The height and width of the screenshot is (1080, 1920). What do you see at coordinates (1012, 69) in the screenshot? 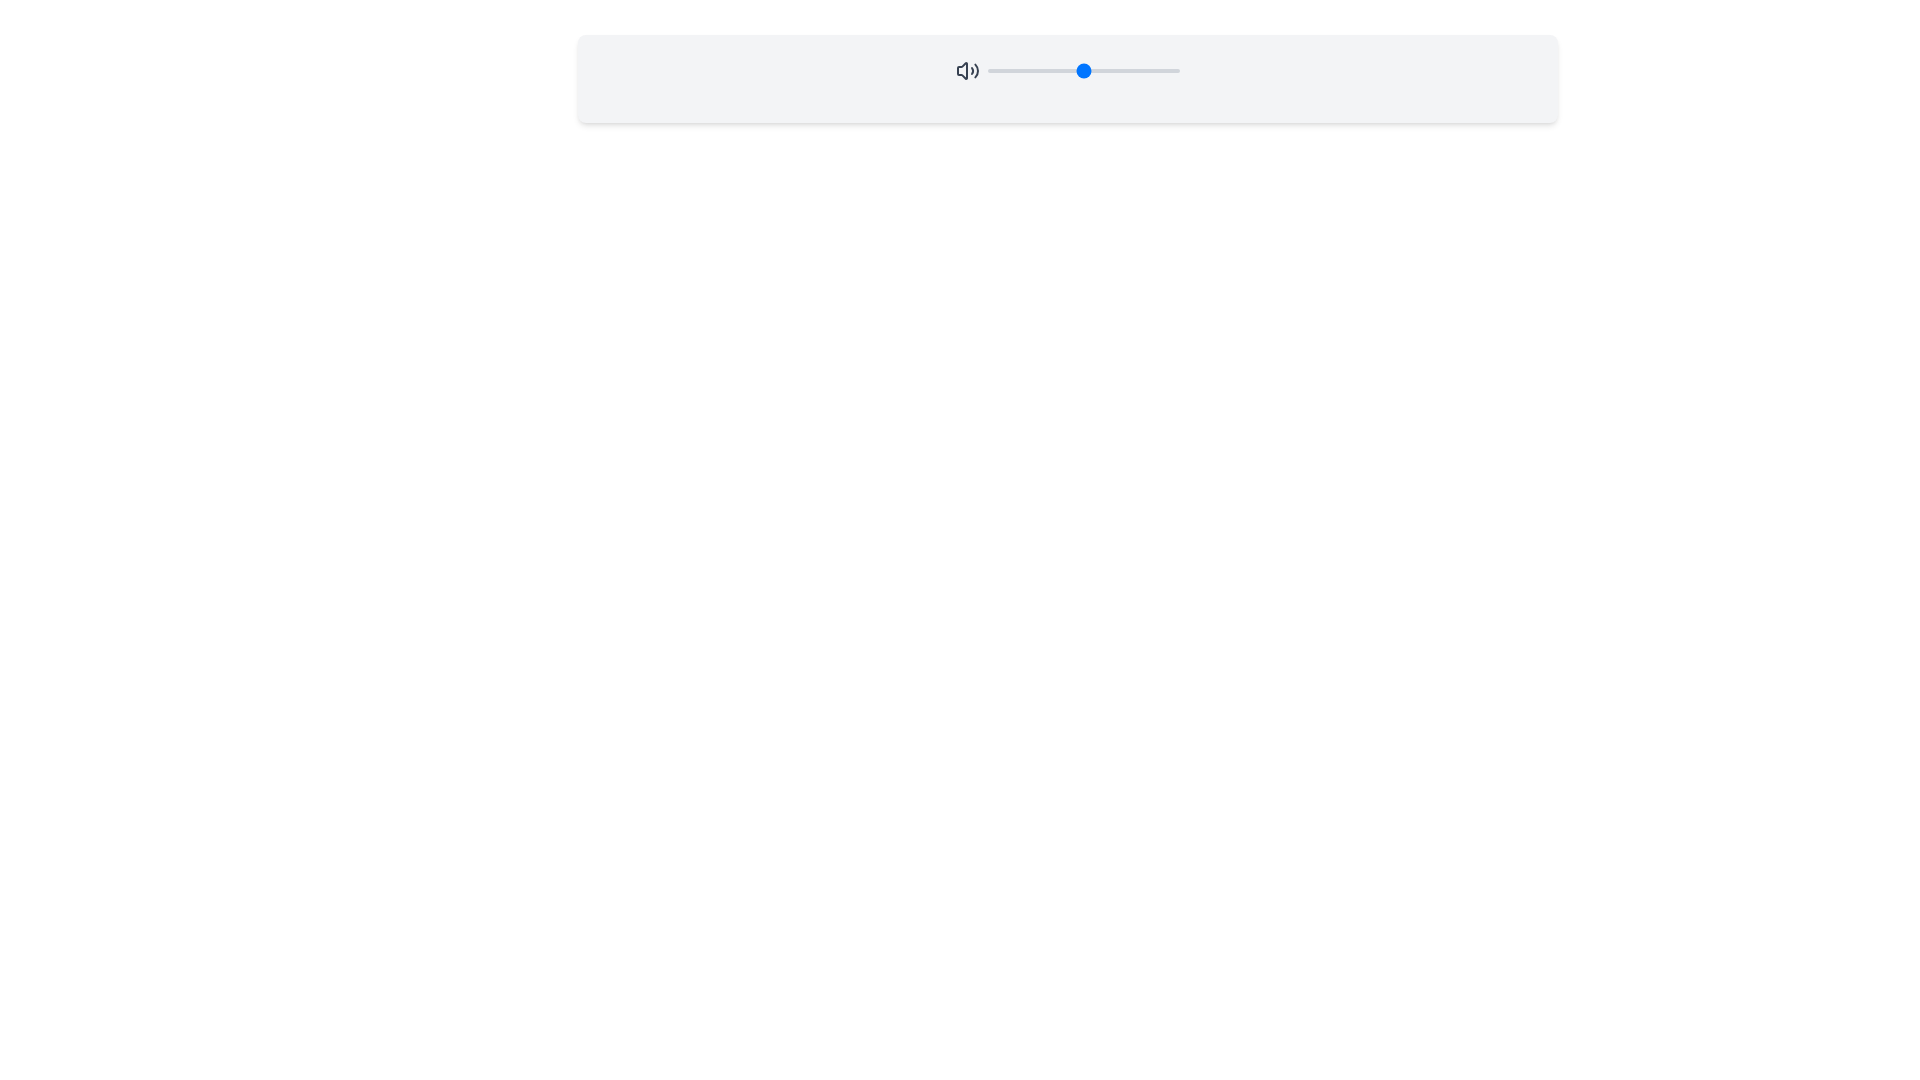
I see `volume level` at bounding box center [1012, 69].